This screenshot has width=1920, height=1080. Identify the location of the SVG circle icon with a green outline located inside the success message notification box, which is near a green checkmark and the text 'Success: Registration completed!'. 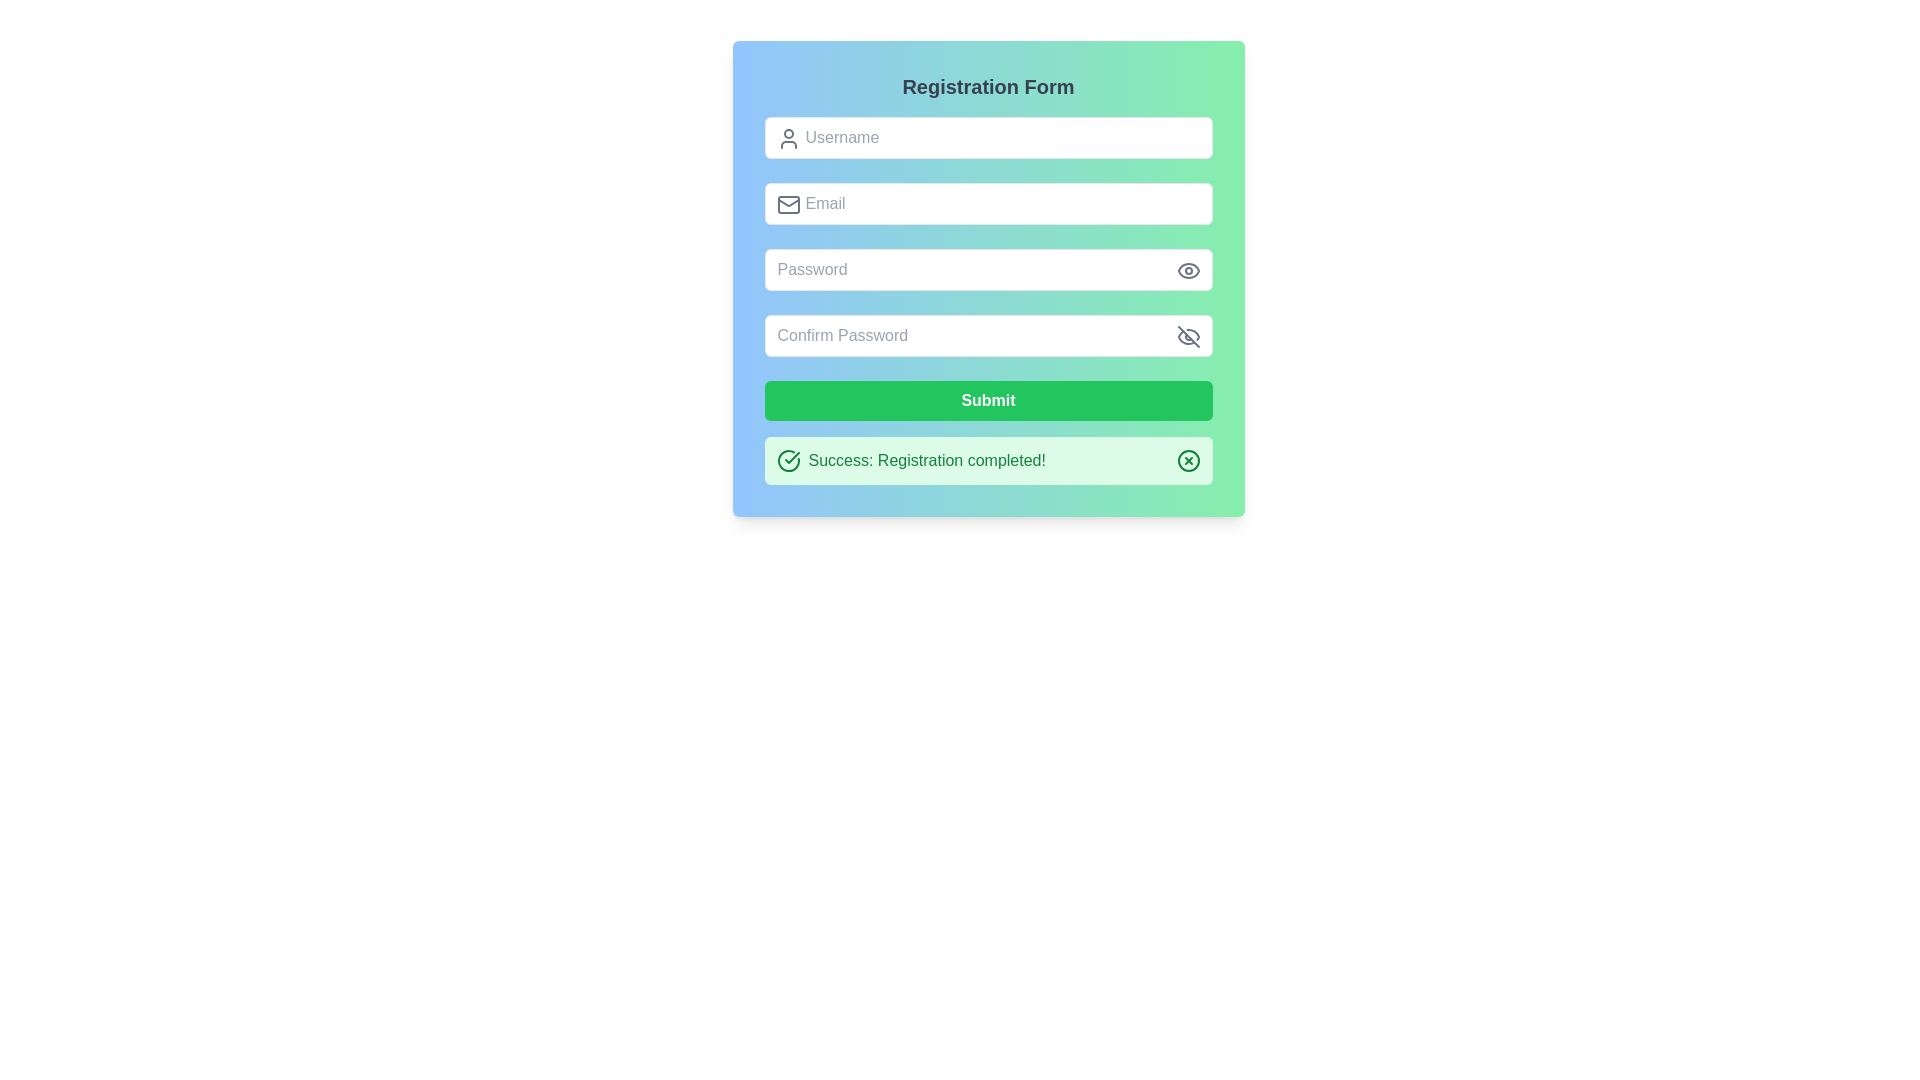
(1188, 461).